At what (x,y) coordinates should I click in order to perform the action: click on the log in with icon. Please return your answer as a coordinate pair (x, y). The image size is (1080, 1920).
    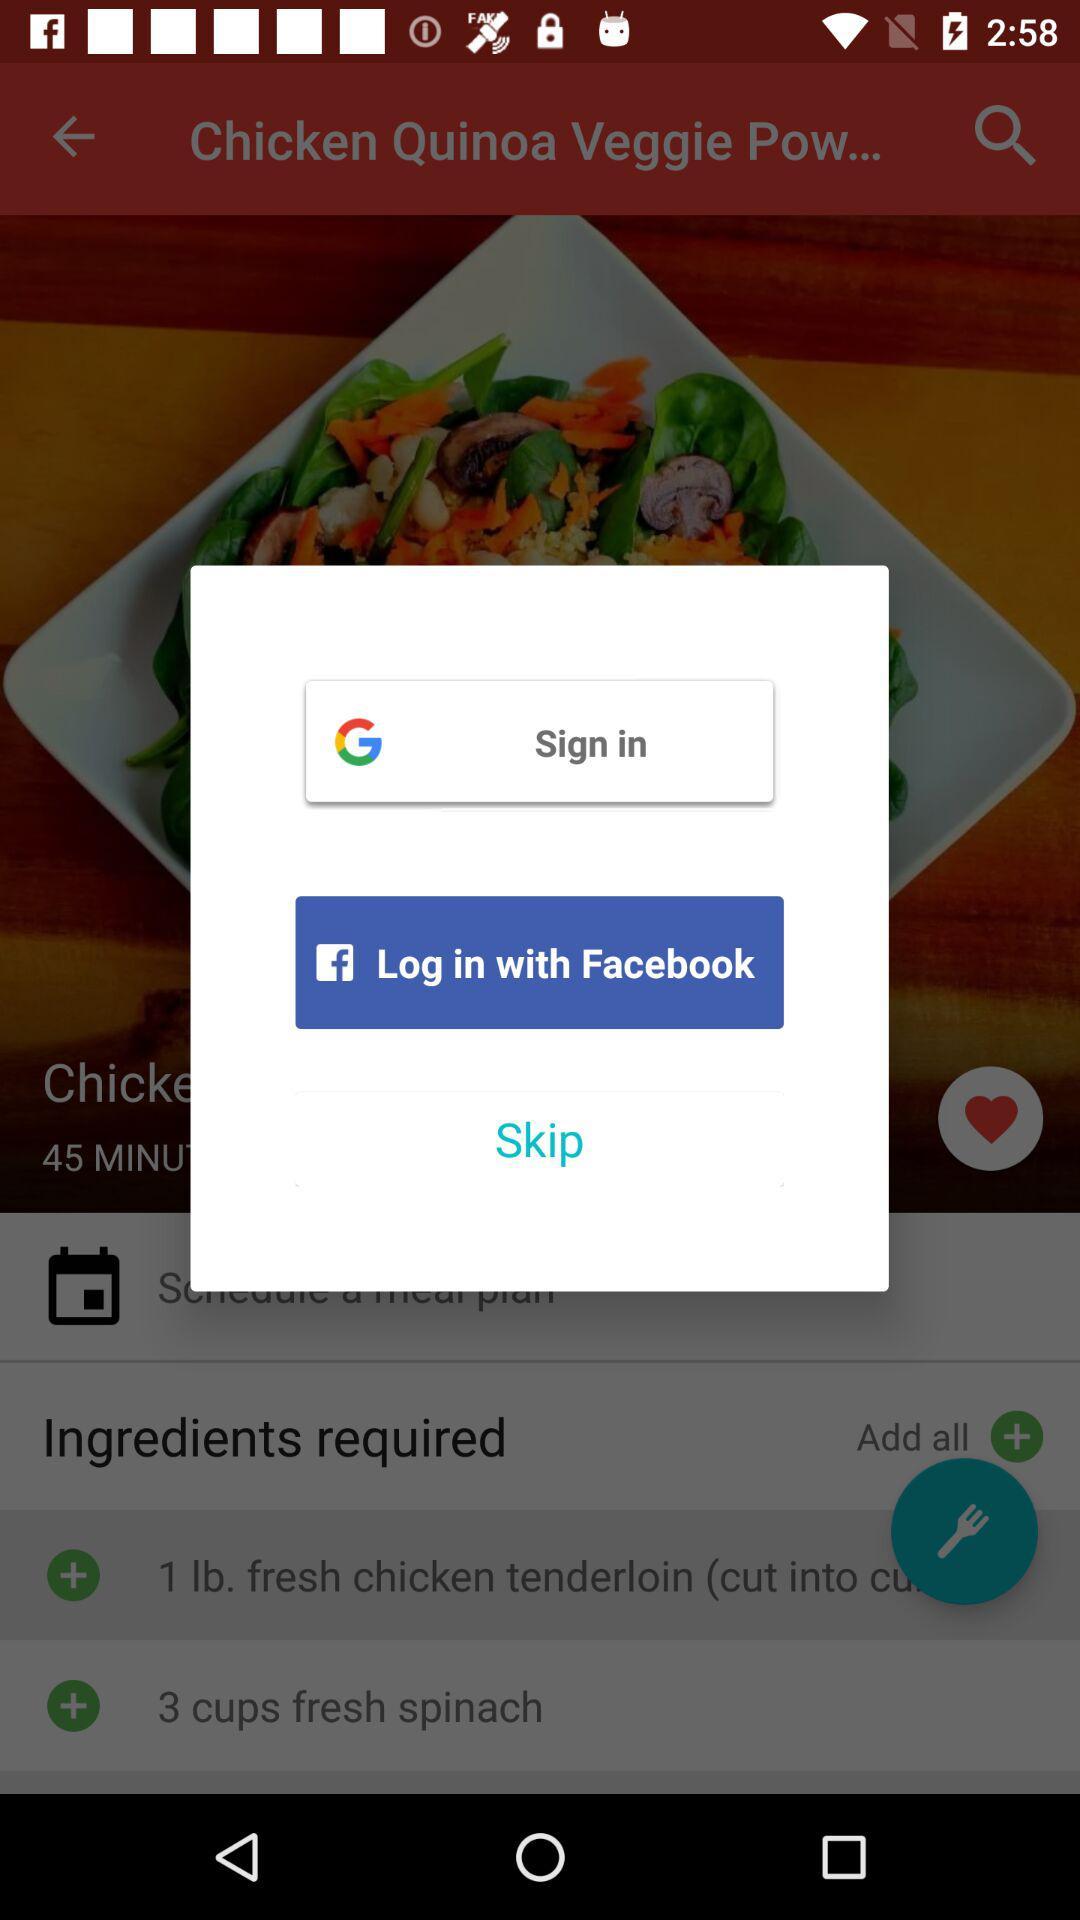
    Looking at the image, I should click on (538, 962).